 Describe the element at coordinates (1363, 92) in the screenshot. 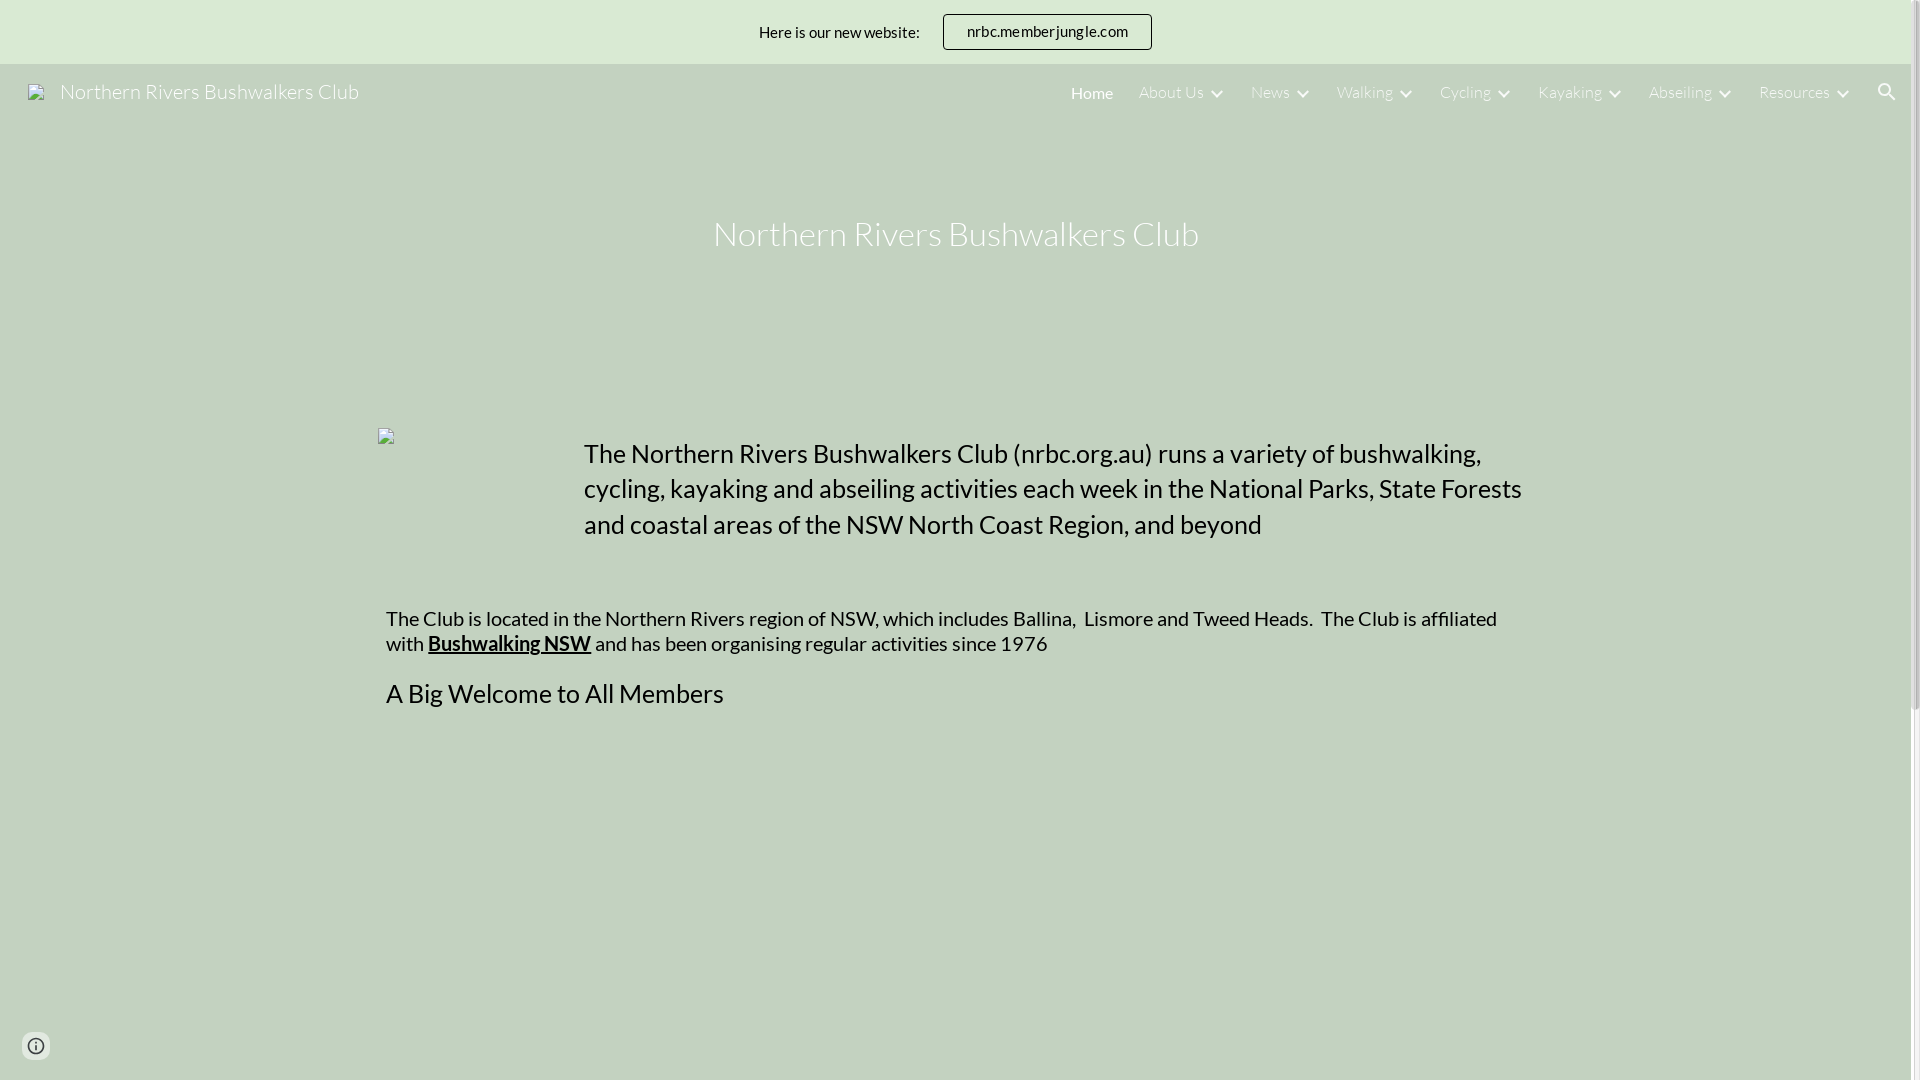

I see `'Walking'` at that location.